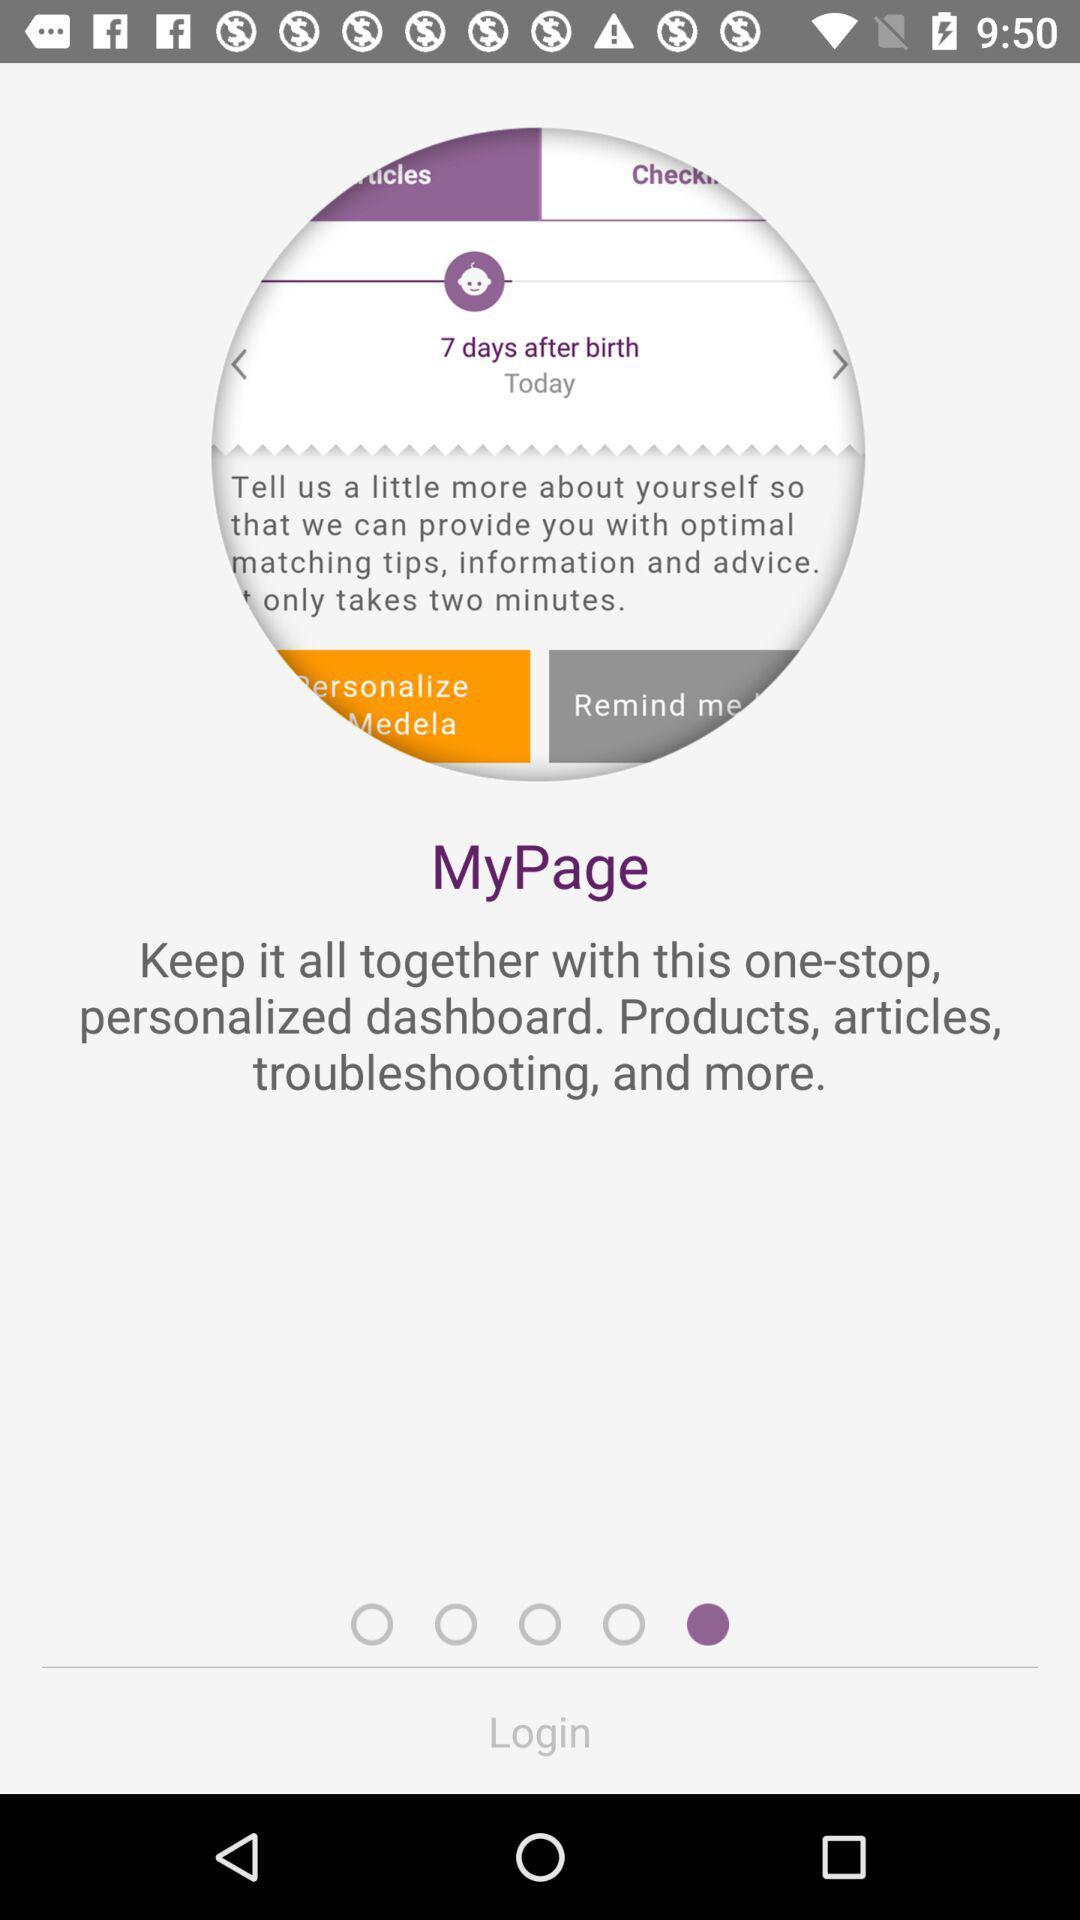  What do you see at coordinates (540, 1730) in the screenshot?
I see `the login` at bounding box center [540, 1730].